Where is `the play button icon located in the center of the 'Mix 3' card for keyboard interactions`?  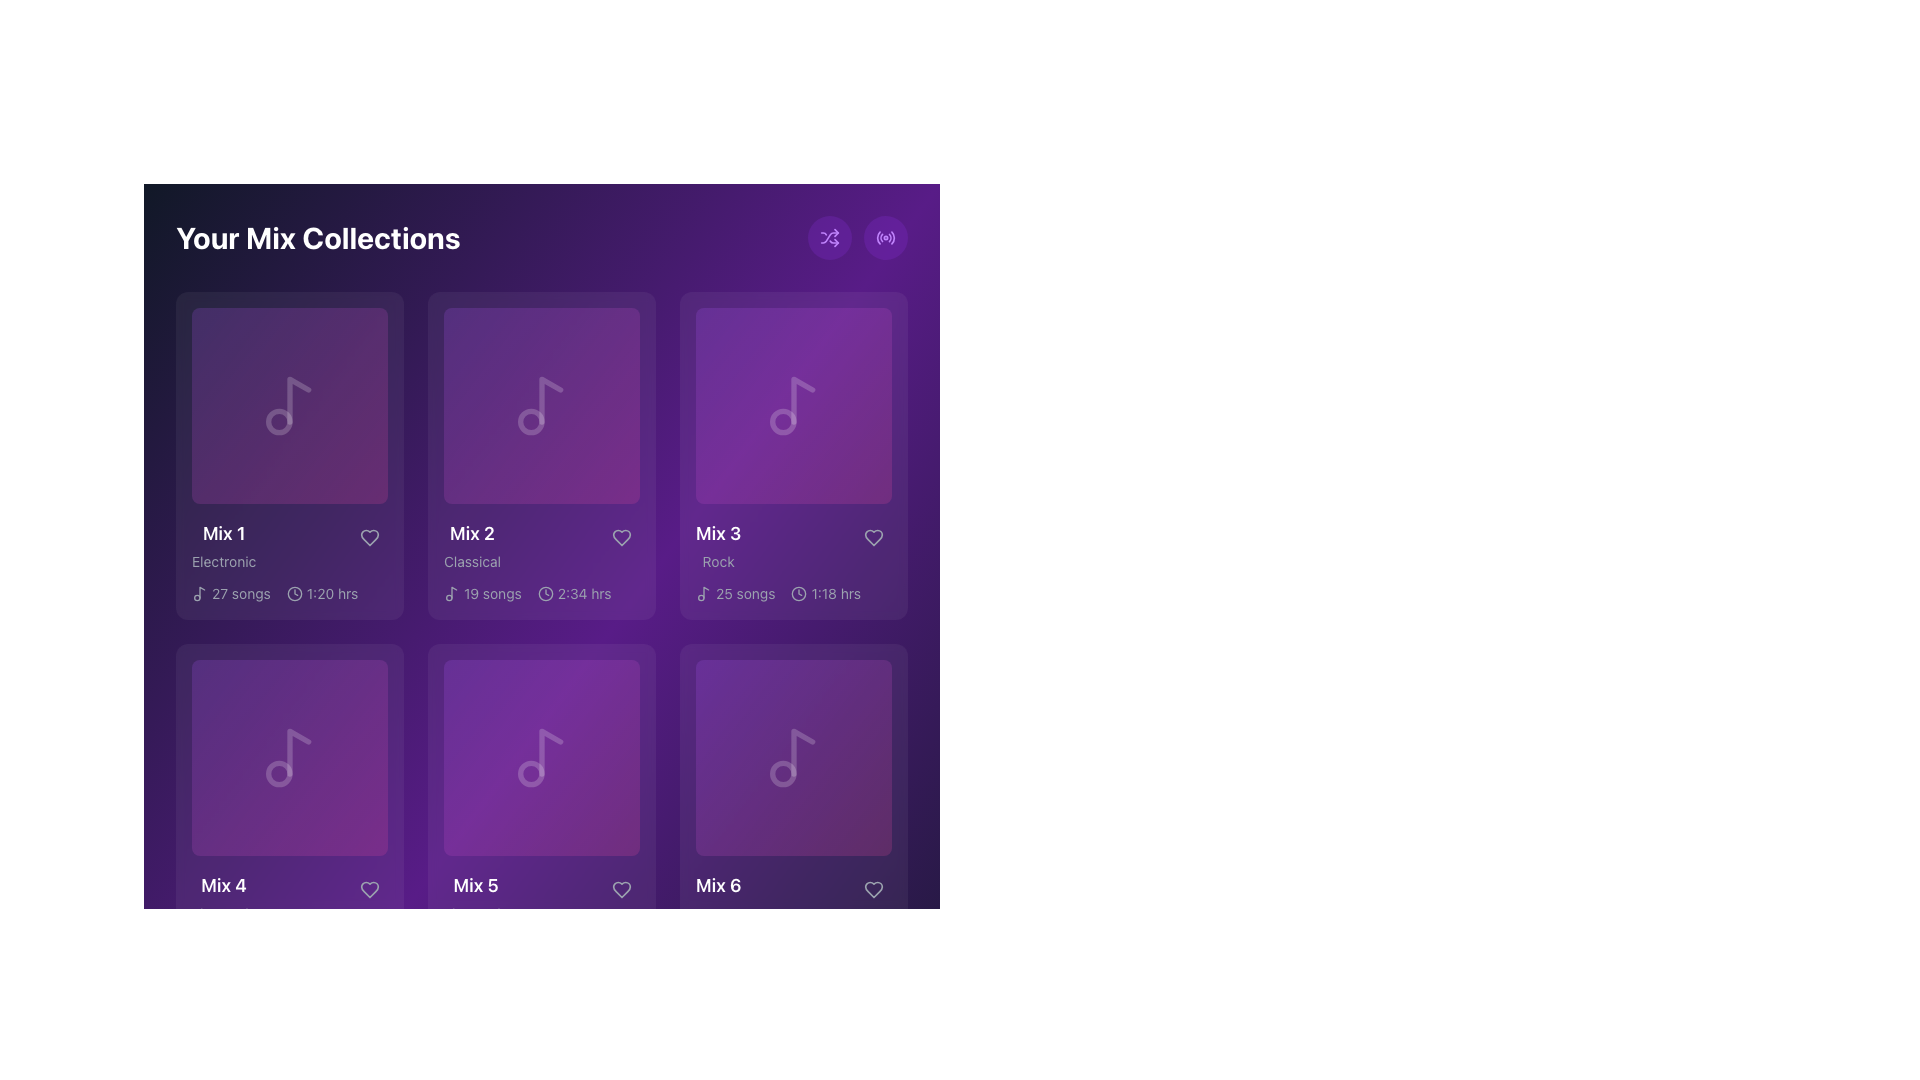
the play button icon located in the center of the 'Mix 3' card for keyboard interactions is located at coordinates (794, 405).